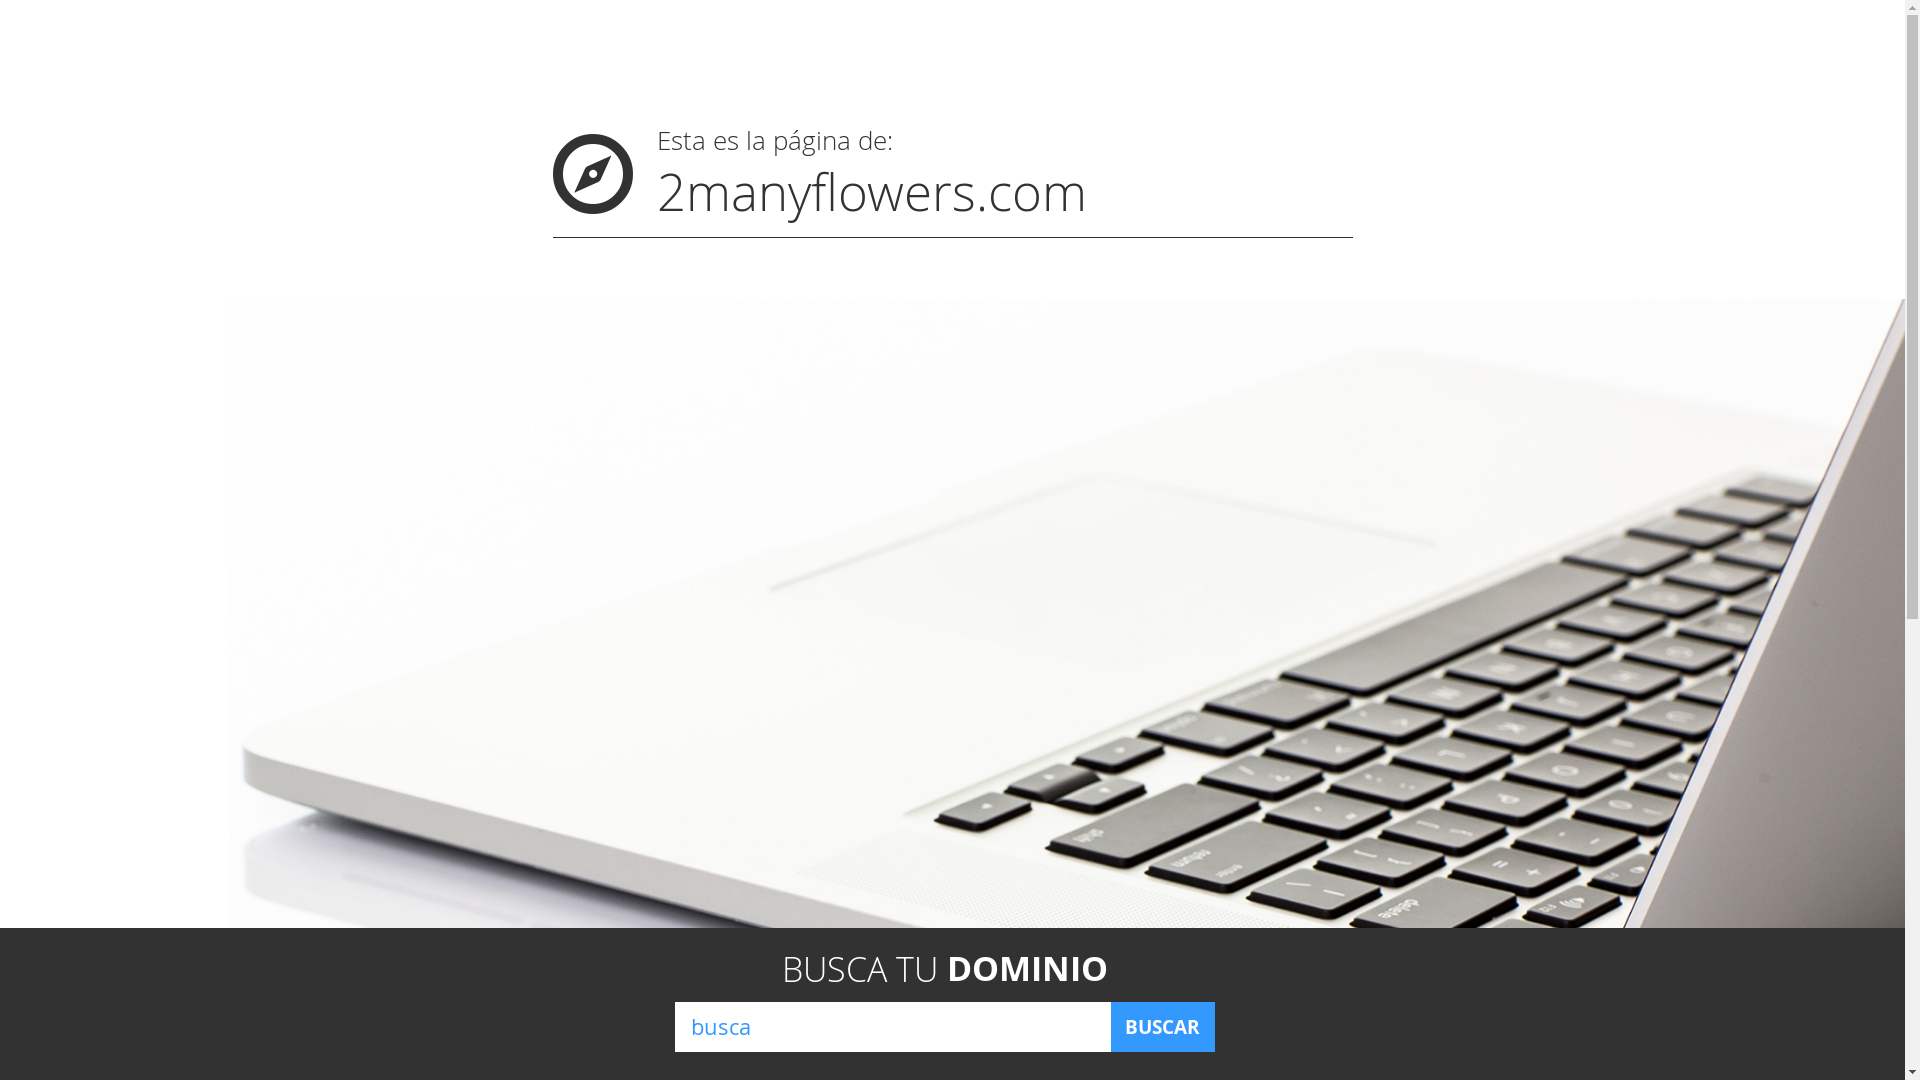 The width and height of the screenshot is (1920, 1080). I want to click on 'BUSCAR', so click(1161, 1026).